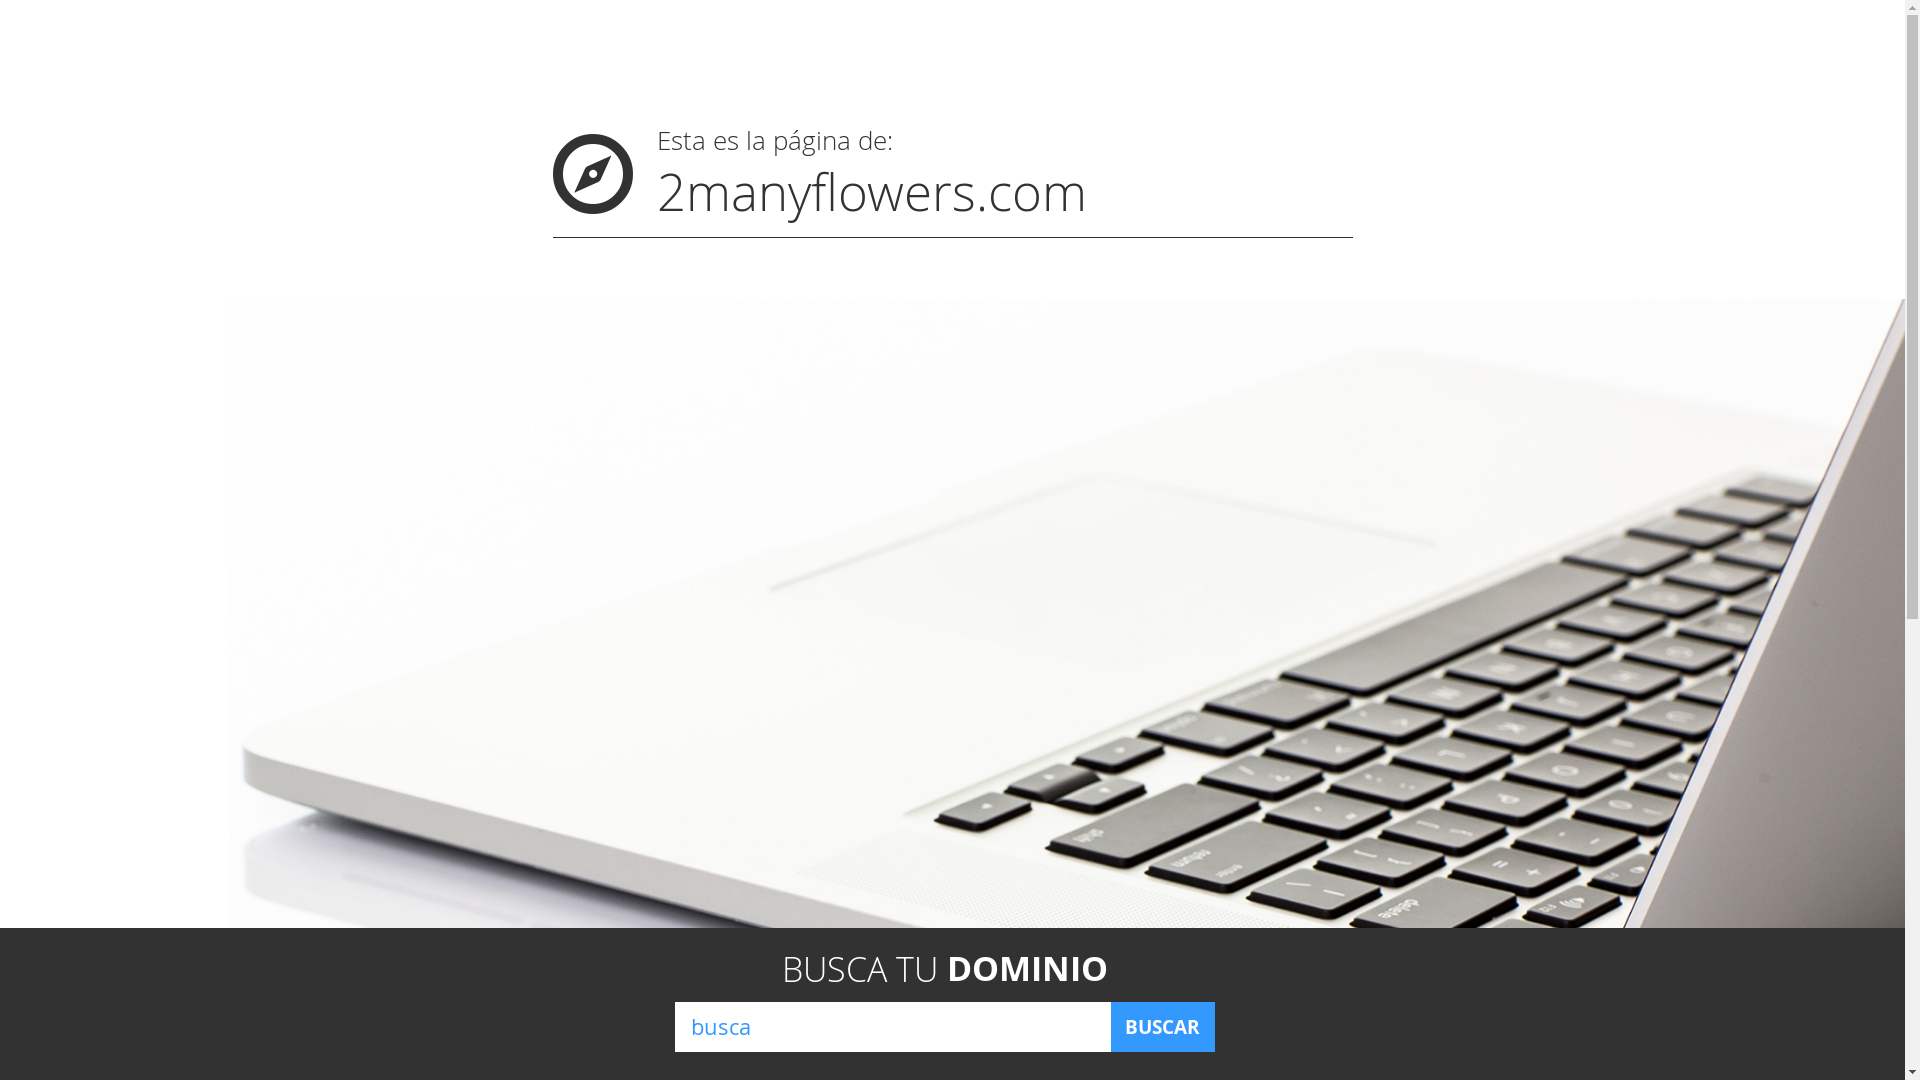 The width and height of the screenshot is (1920, 1080). I want to click on 'BUSCAR', so click(1161, 1026).